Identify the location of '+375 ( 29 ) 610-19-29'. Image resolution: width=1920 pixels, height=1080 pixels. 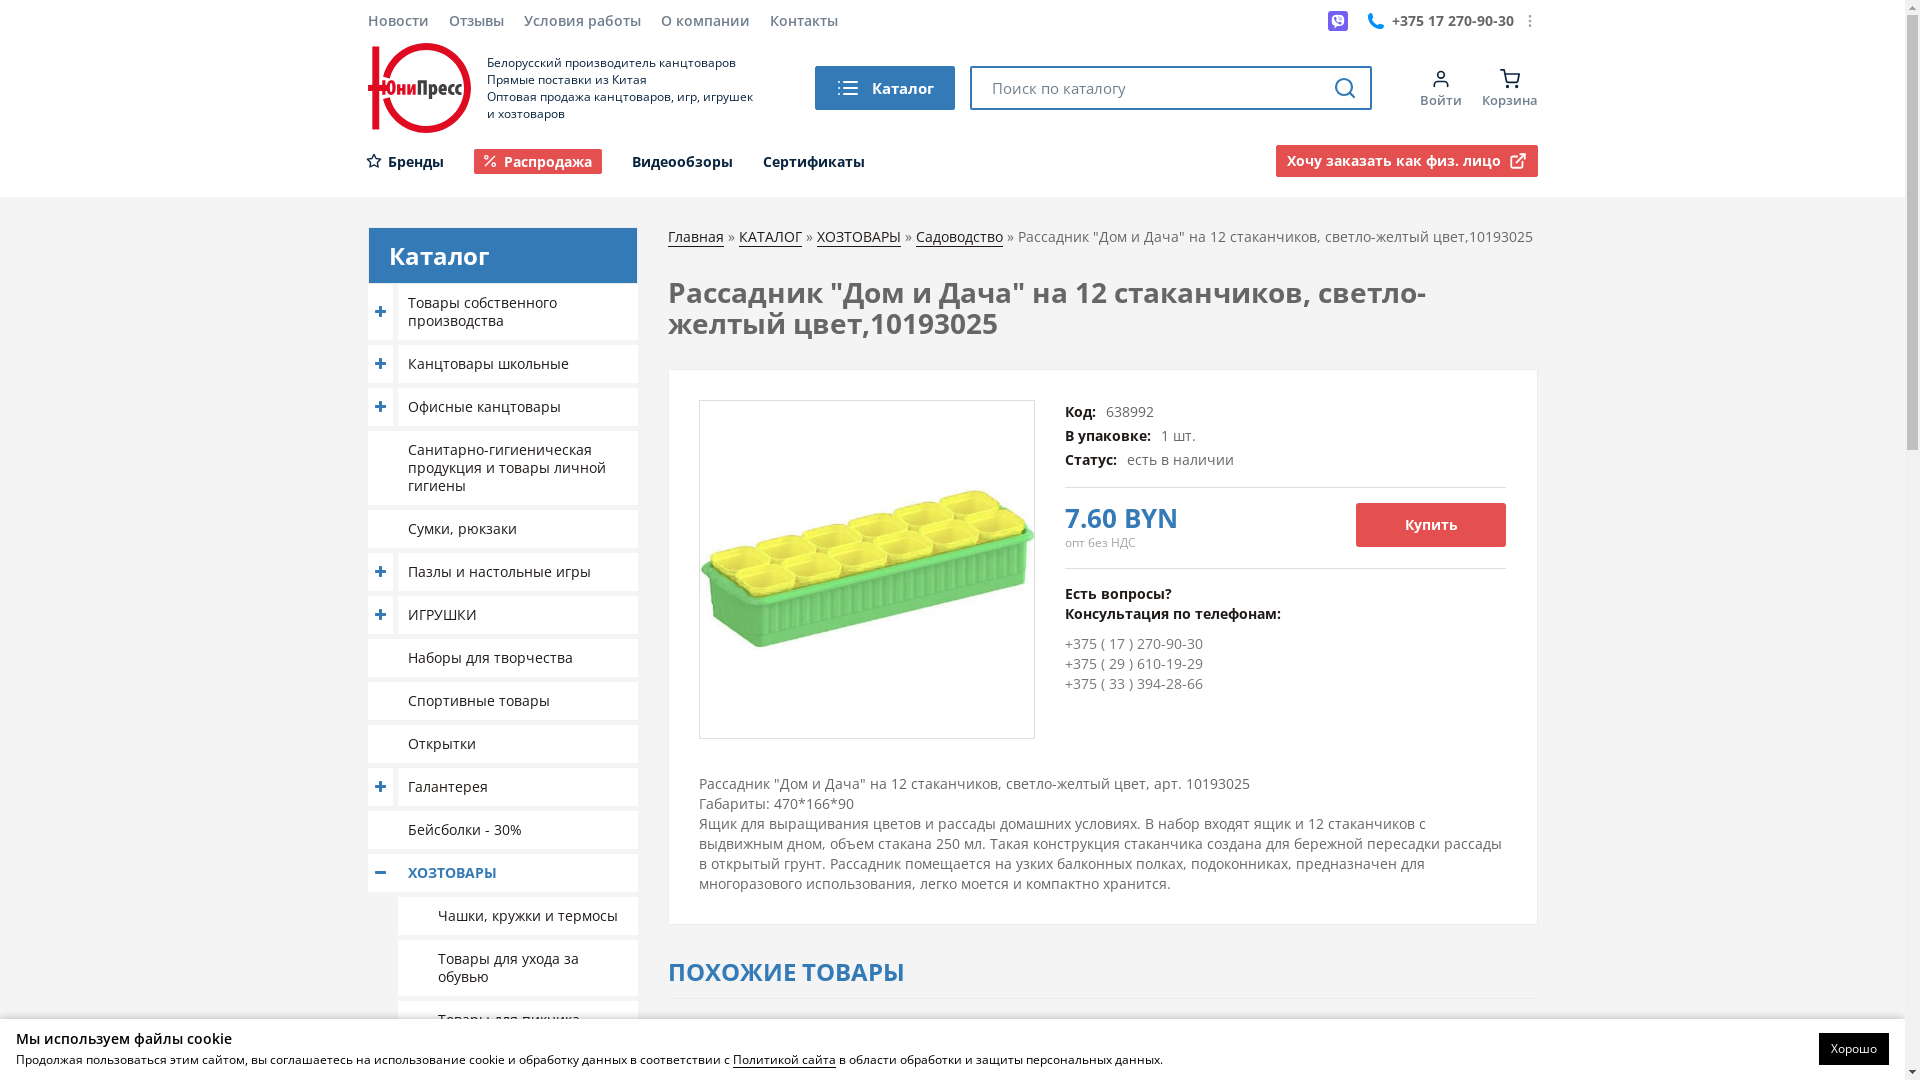
(1133, 663).